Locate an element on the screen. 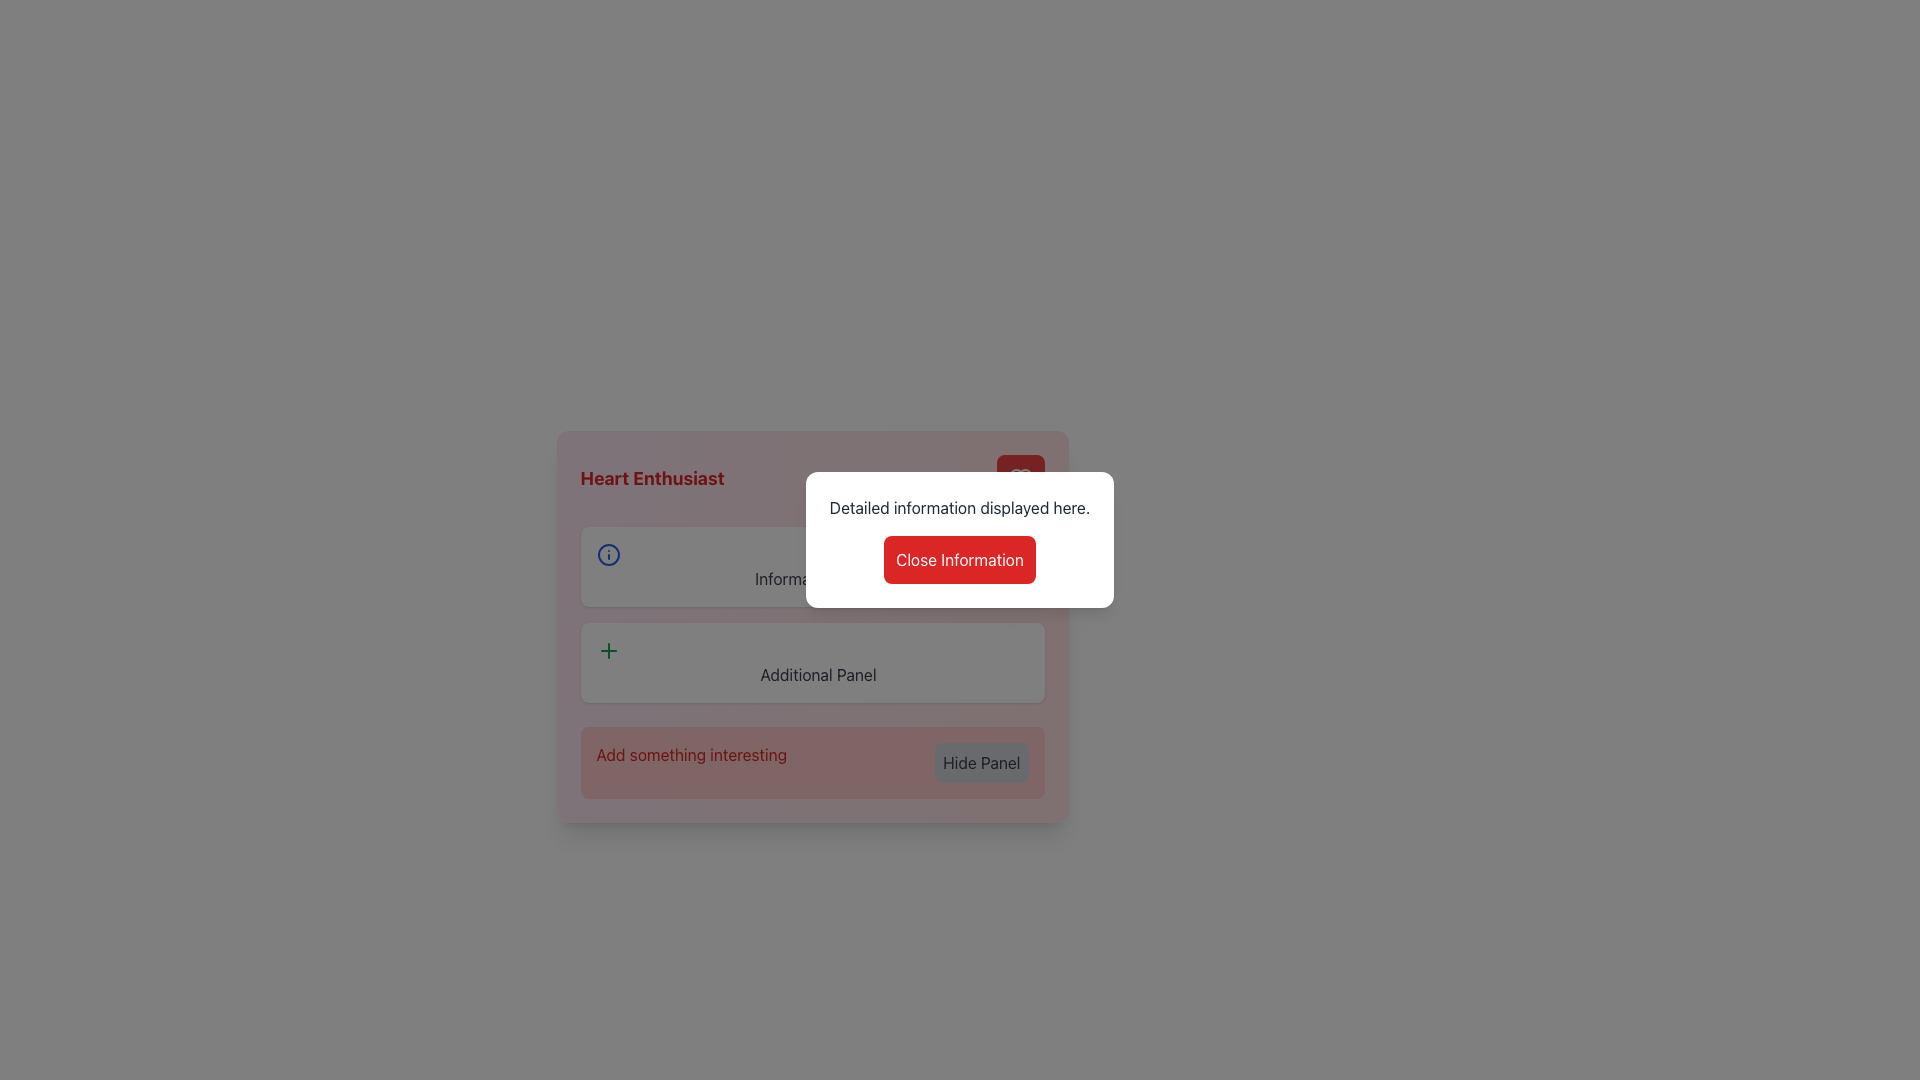 Image resolution: width=1920 pixels, height=1080 pixels. the static text element that reads 'Add something interesting', styled in a bold red font and positioned within a light red background panel is located at coordinates (691, 763).